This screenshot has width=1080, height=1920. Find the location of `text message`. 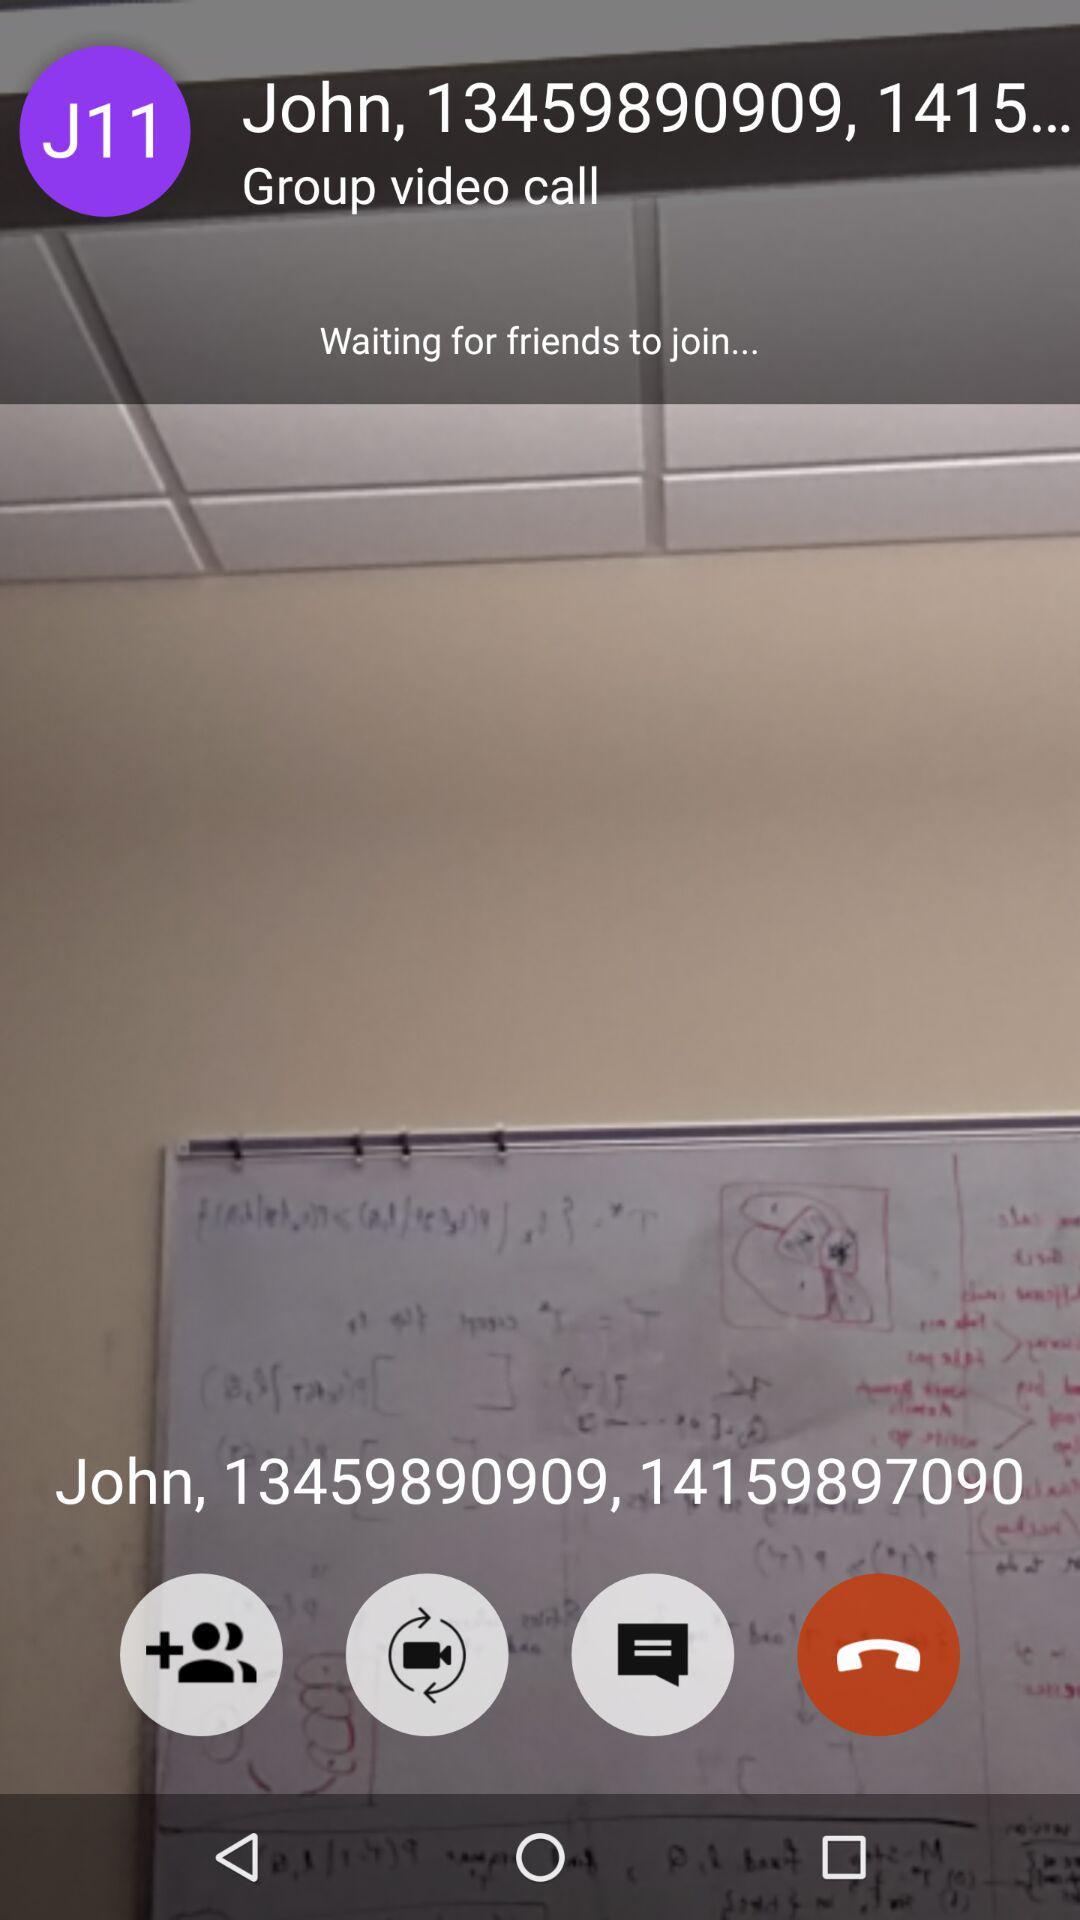

text message is located at coordinates (652, 1654).